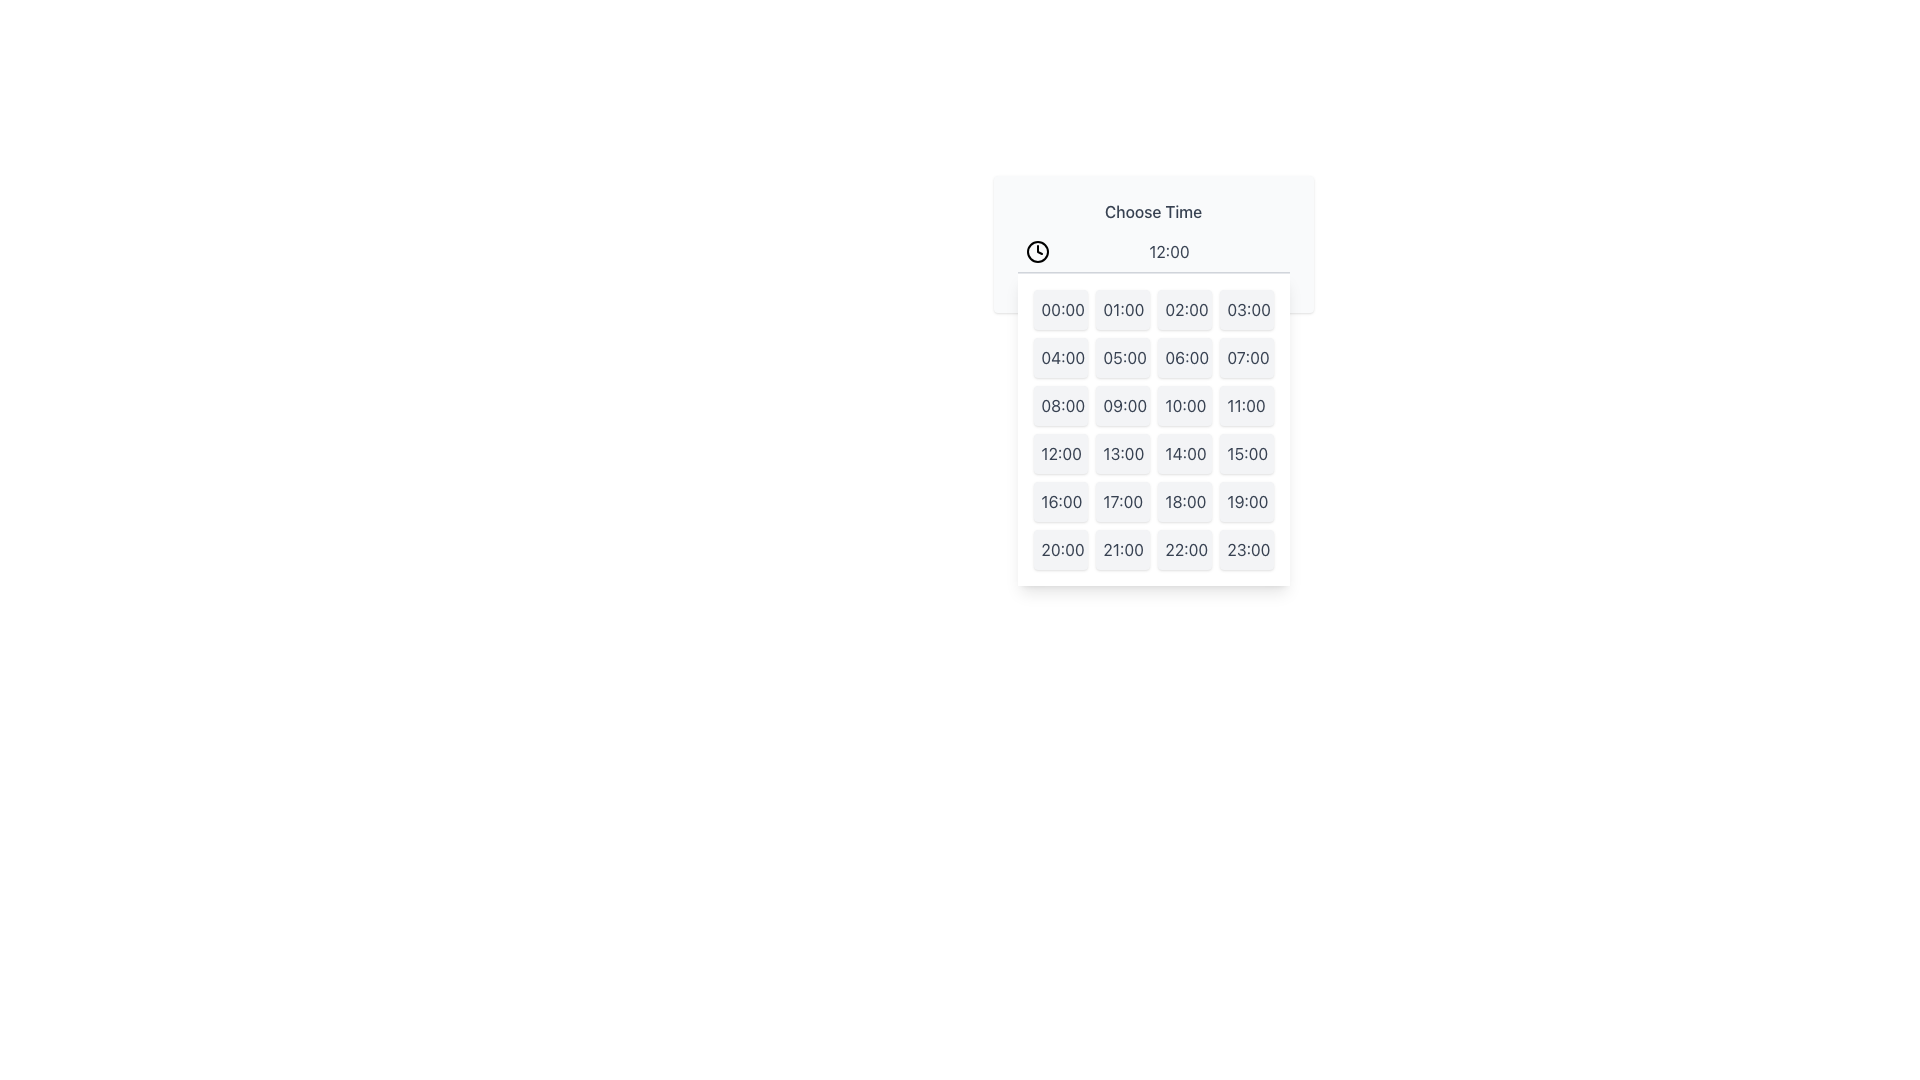 This screenshot has width=1920, height=1080. What do you see at coordinates (1153, 243) in the screenshot?
I see `the time display element showing '12:00' which is styled in gray and located below the 'Choose Time' label for further interaction` at bounding box center [1153, 243].